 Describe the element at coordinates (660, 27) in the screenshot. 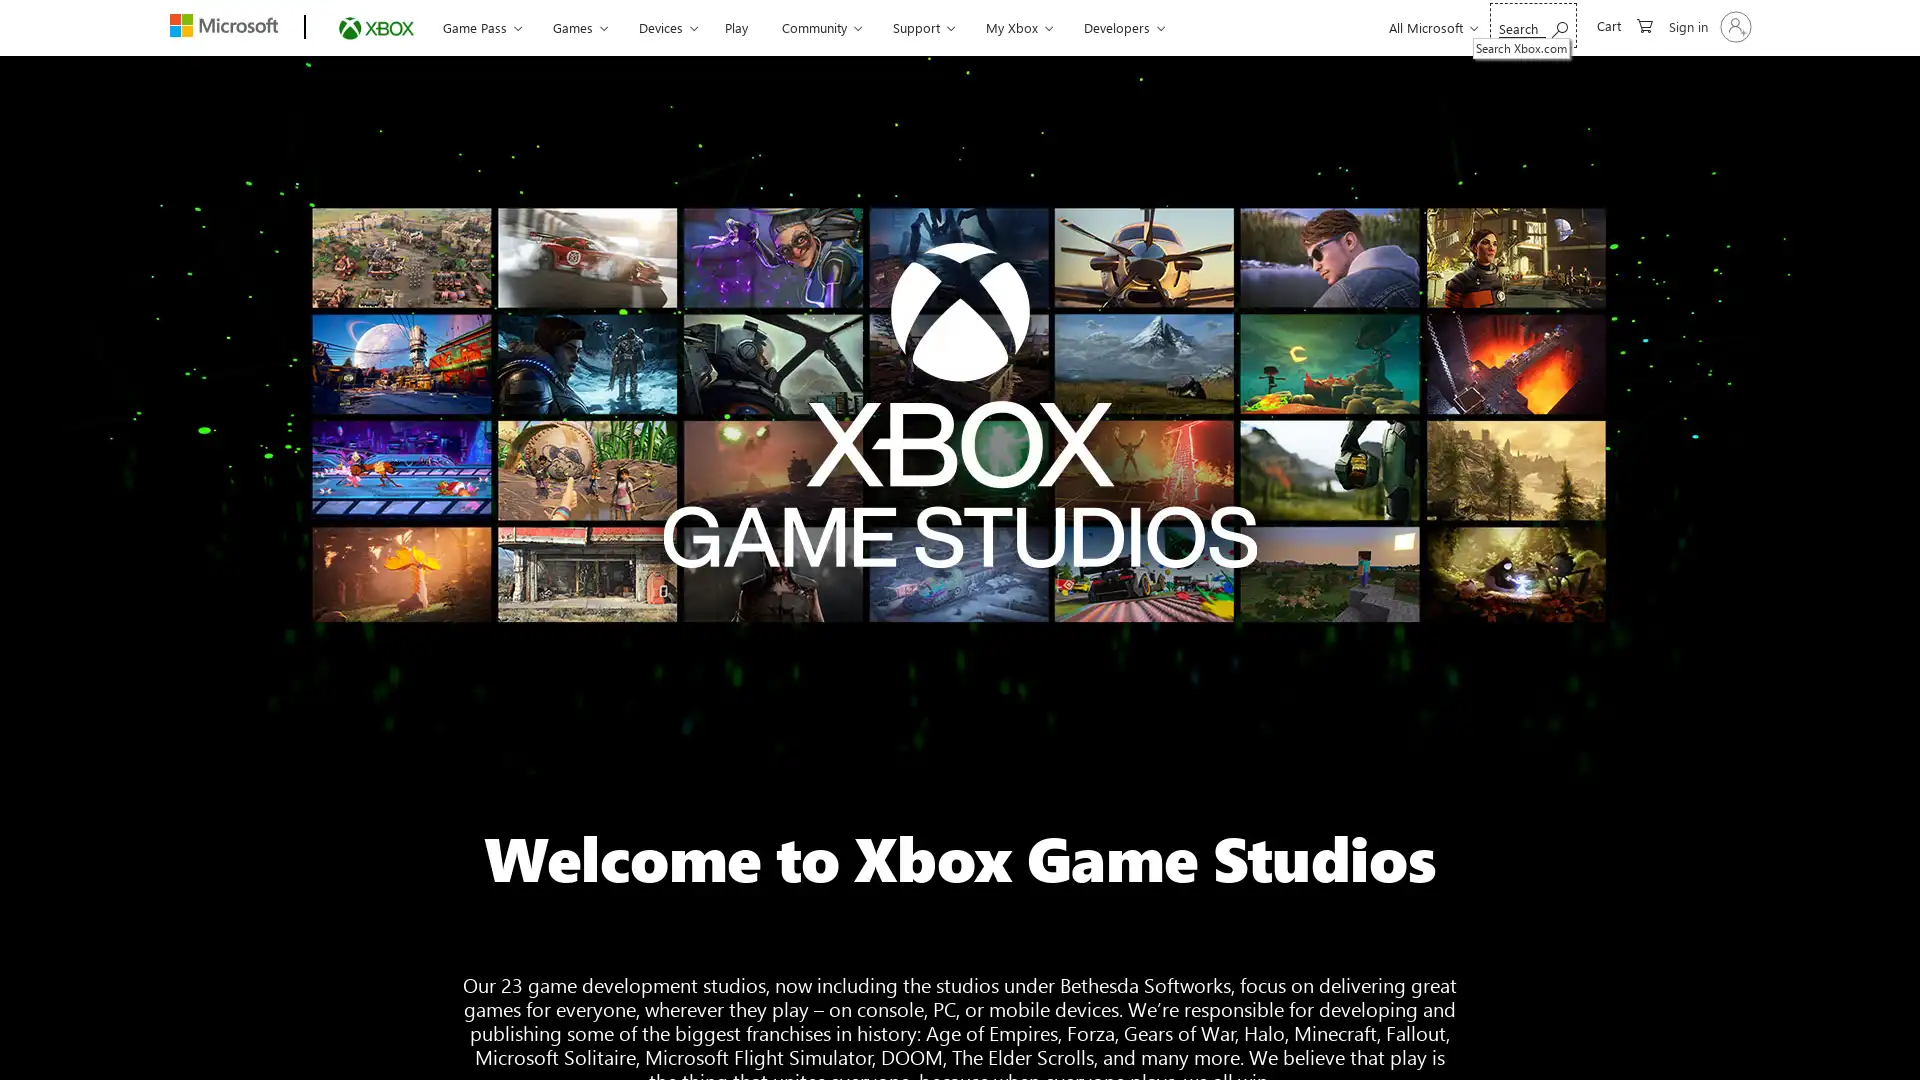

I see `Devices` at that location.